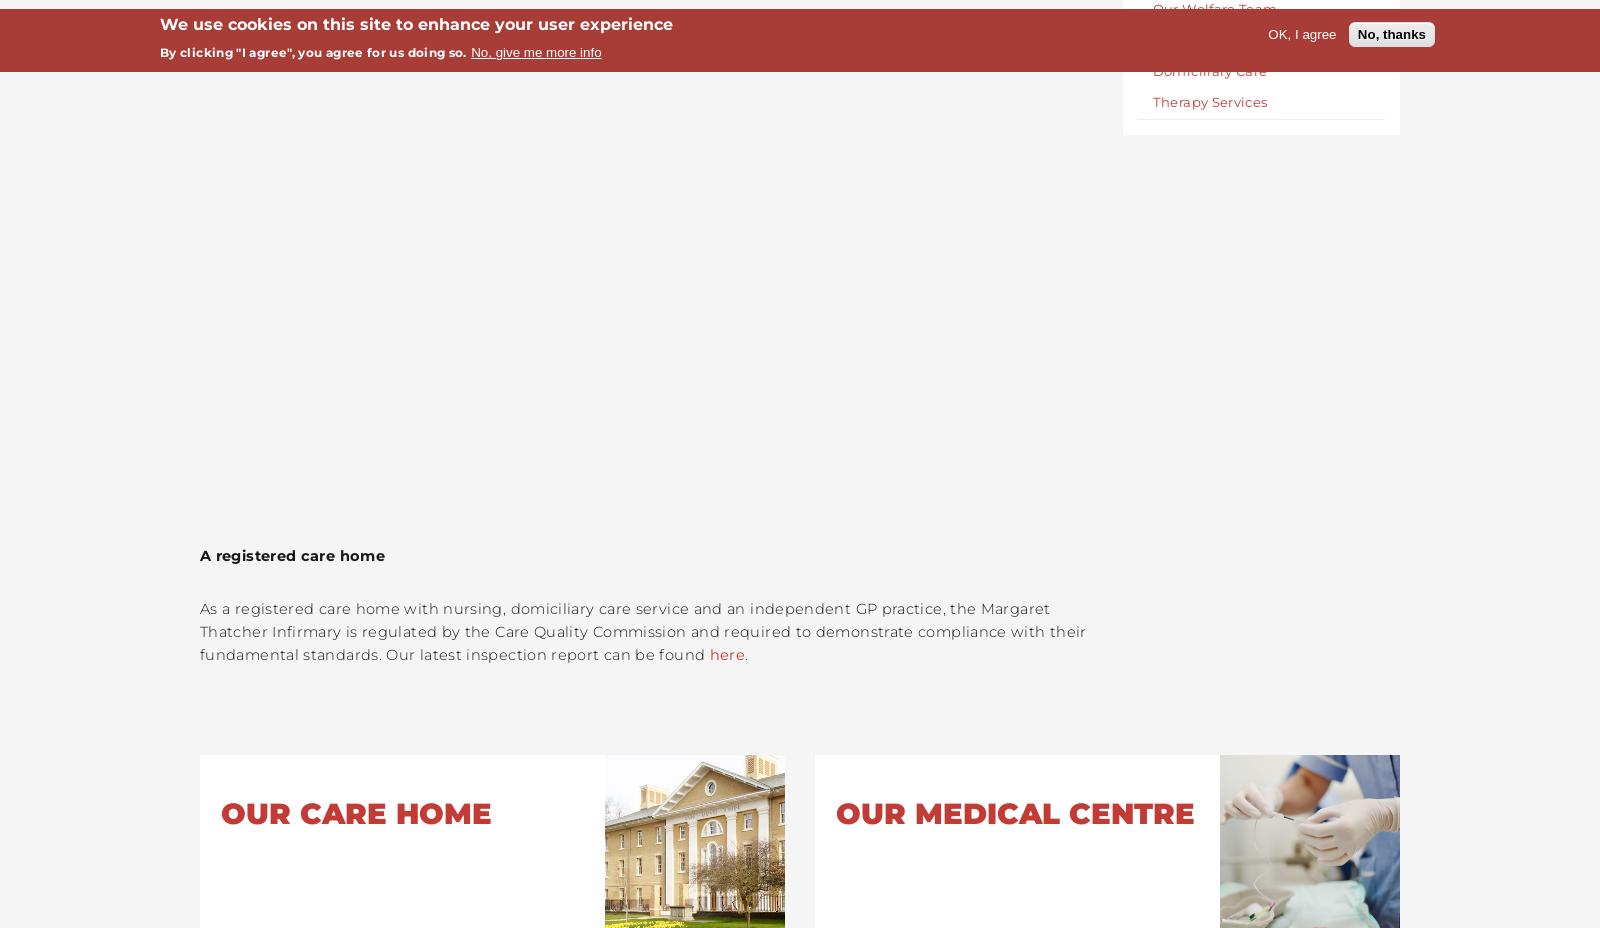 The height and width of the screenshot is (928, 1600). Describe the element at coordinates (1152, 100) in the screenshot. I see `'Therapy Services'` at that location.